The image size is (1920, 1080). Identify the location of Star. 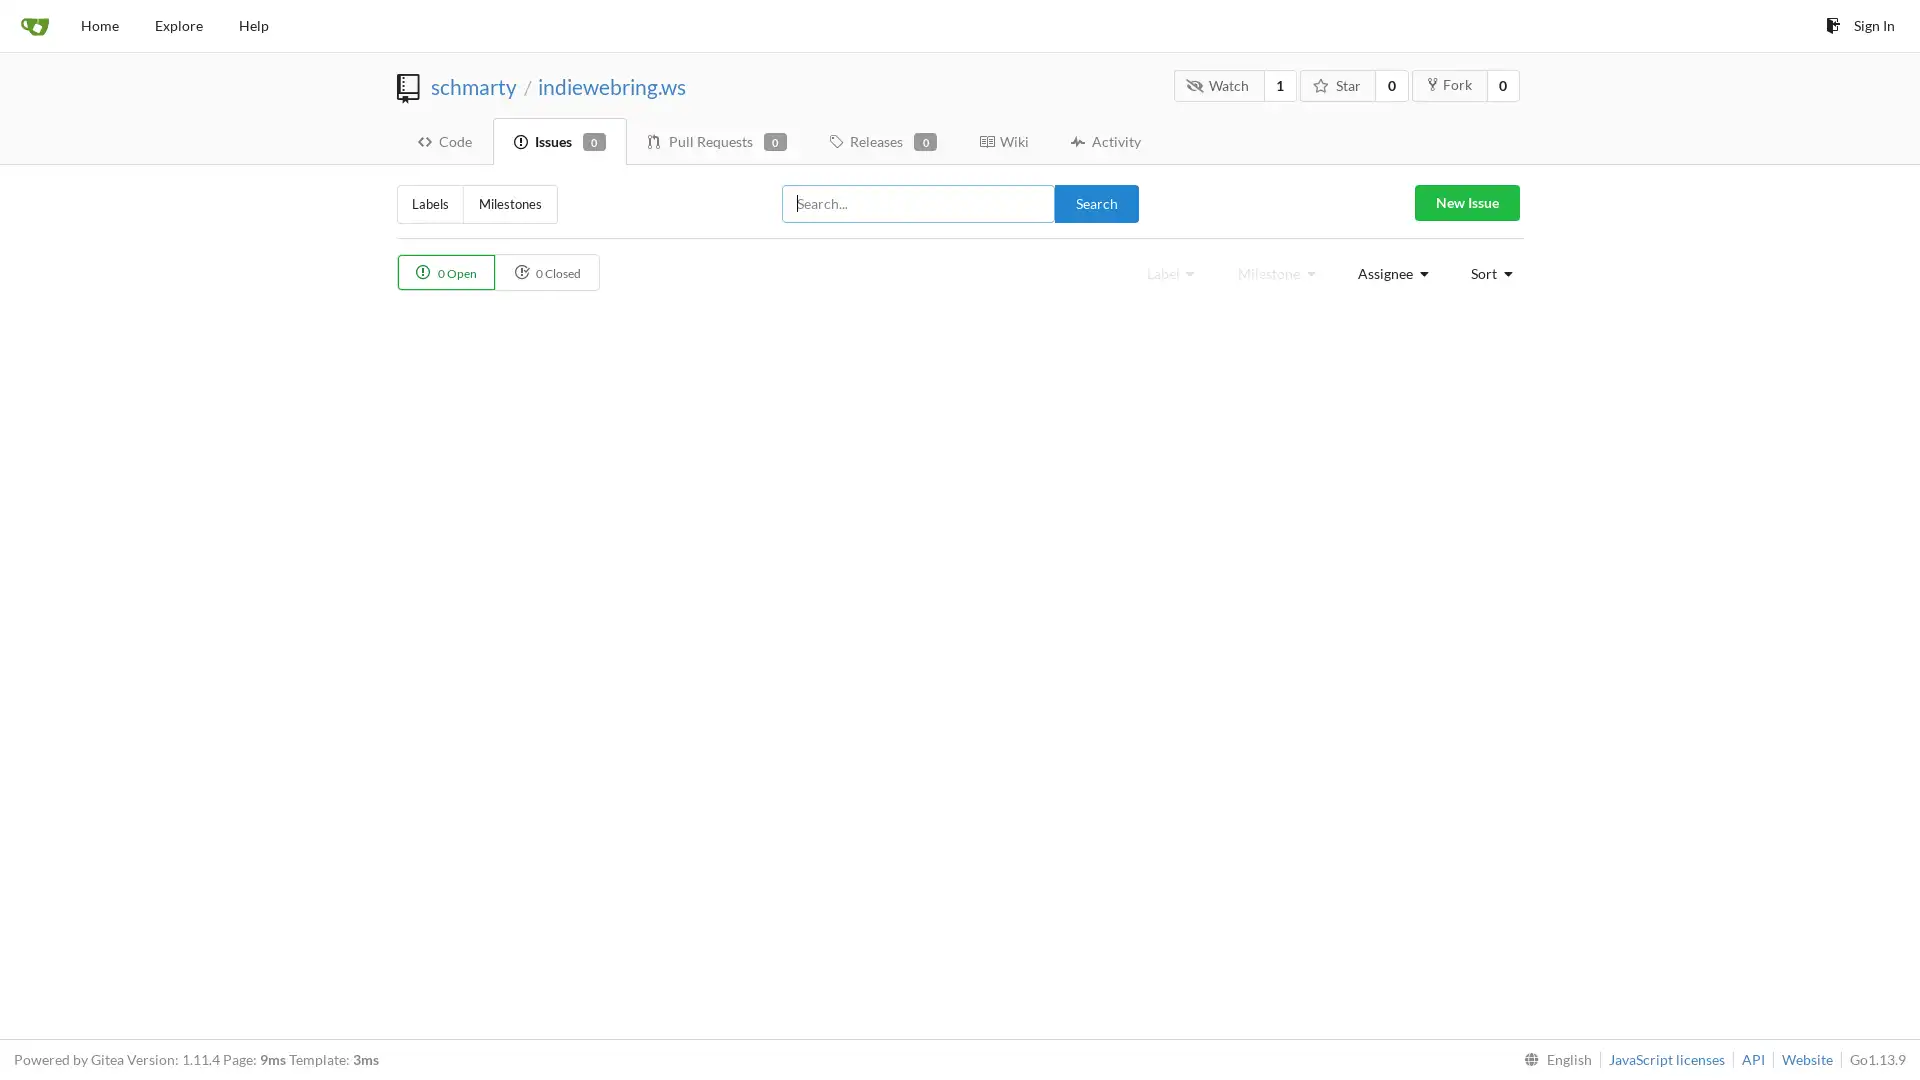
(1338, 84).